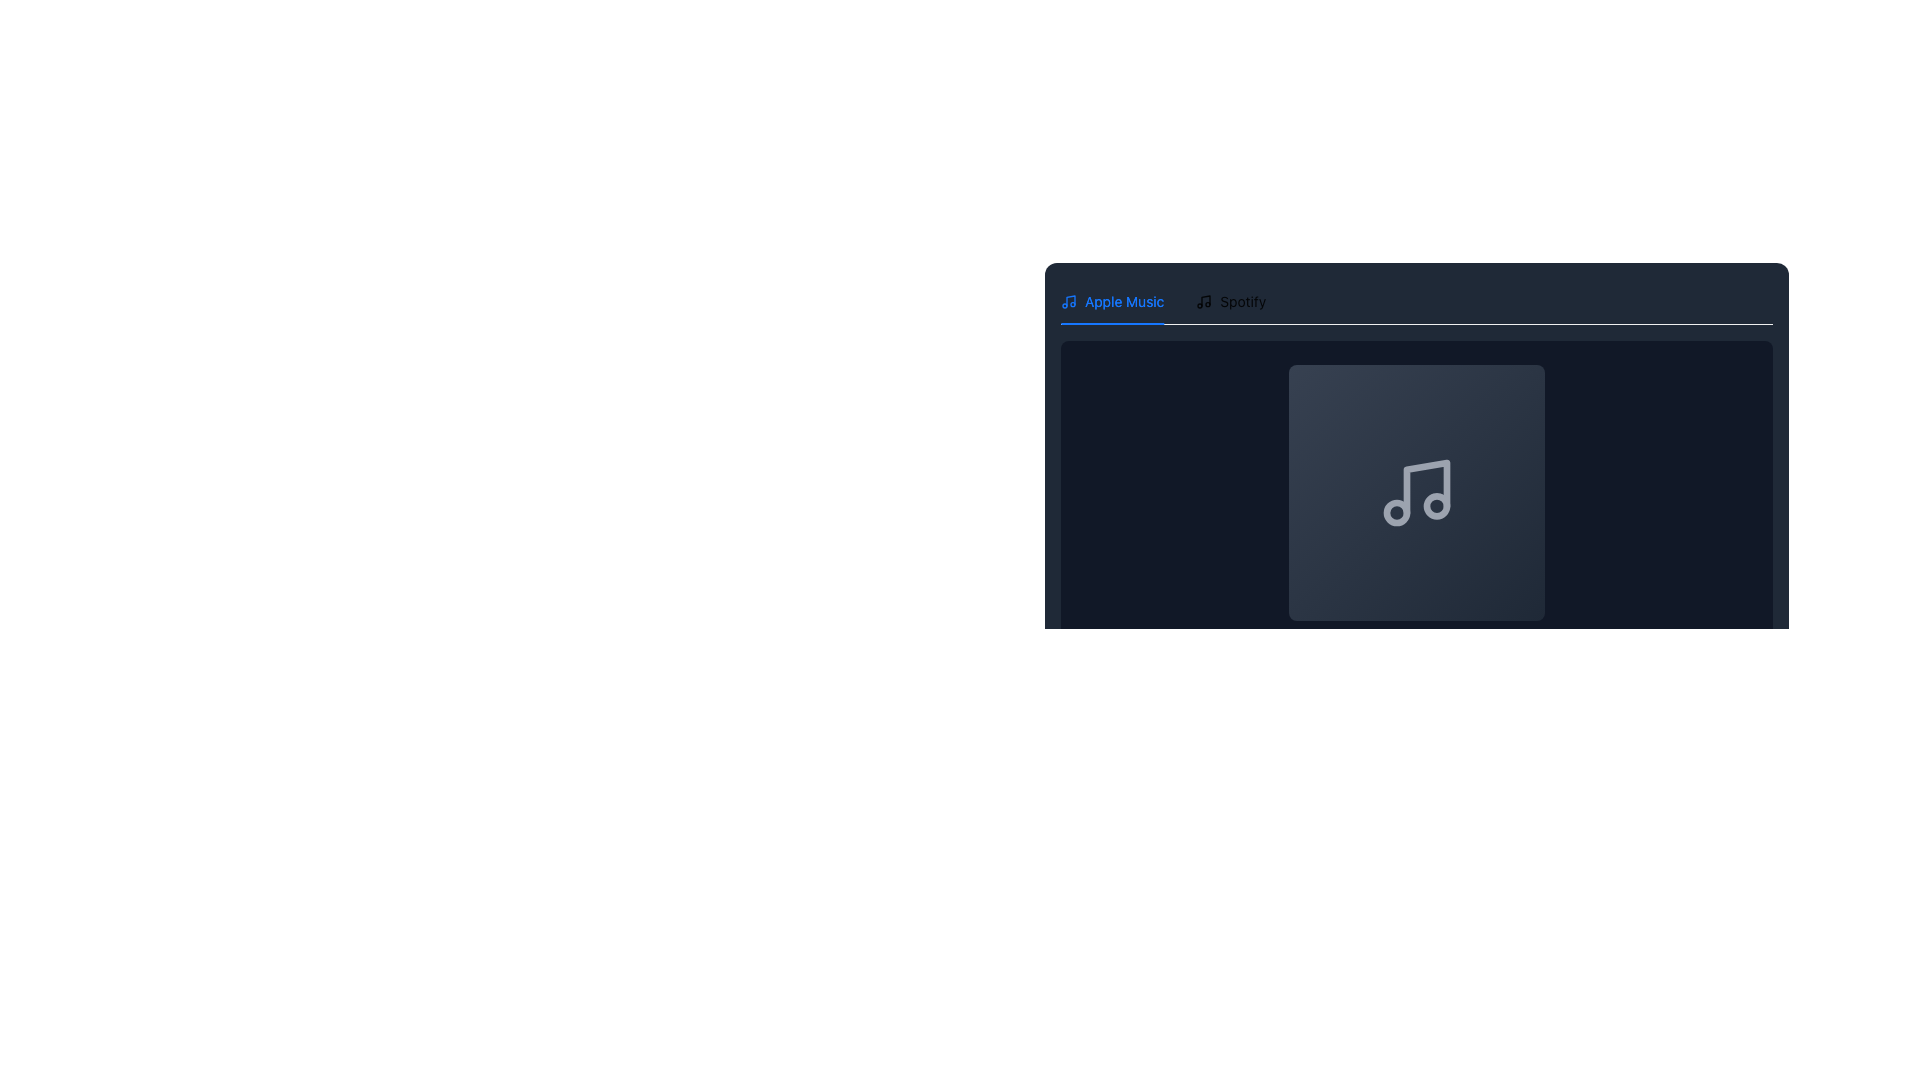 This screenshot has width=1920, height=1080. What do you see at coordinates (1163, 301) in the screenshot?
I see `the 'Apple Music' tab in the tab navigation system` at bounding box center [1163, 301].